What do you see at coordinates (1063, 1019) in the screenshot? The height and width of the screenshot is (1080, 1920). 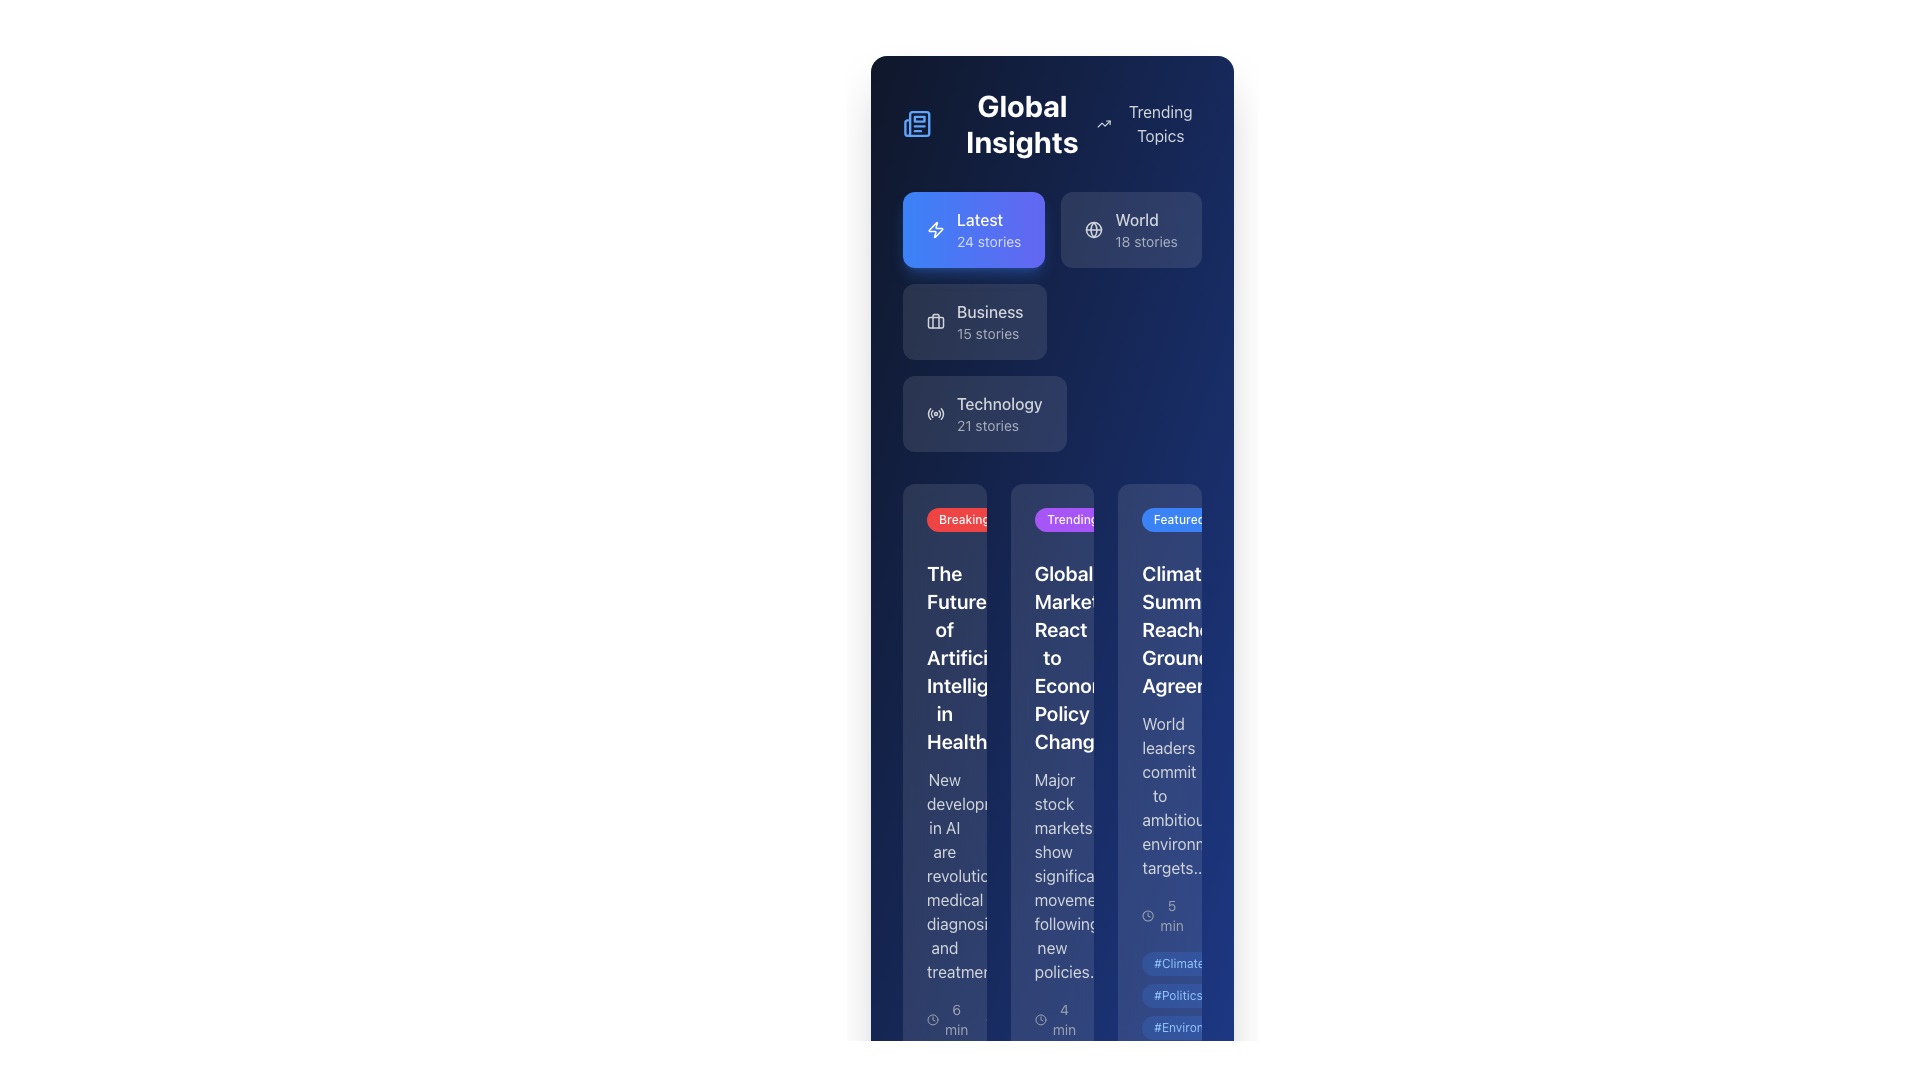 I see `the content of the Text Label that informs users about the estimated reading duration, located at the bottom of the card about market reactions to economic policy changes` at bounding box center [1063, 1019].